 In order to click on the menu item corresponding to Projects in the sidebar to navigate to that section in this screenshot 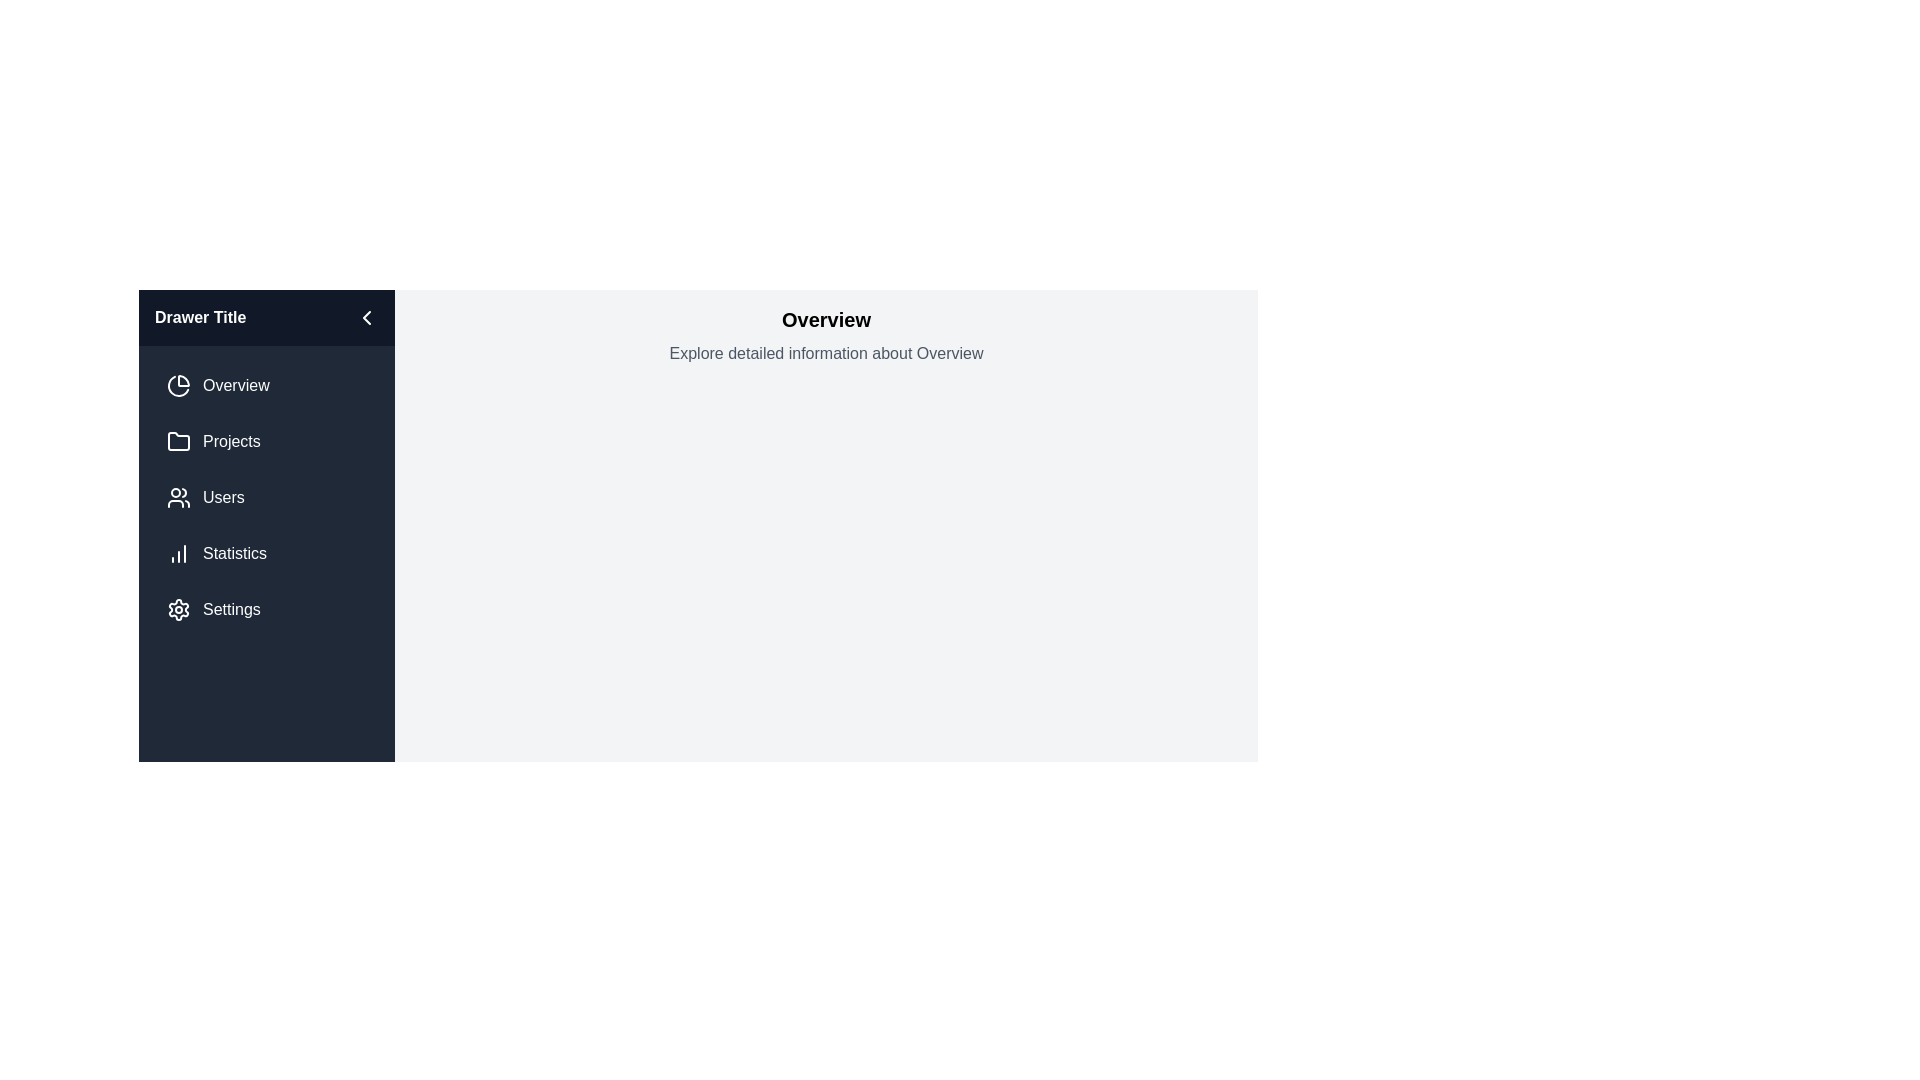, I will do `click(266, 441)`.